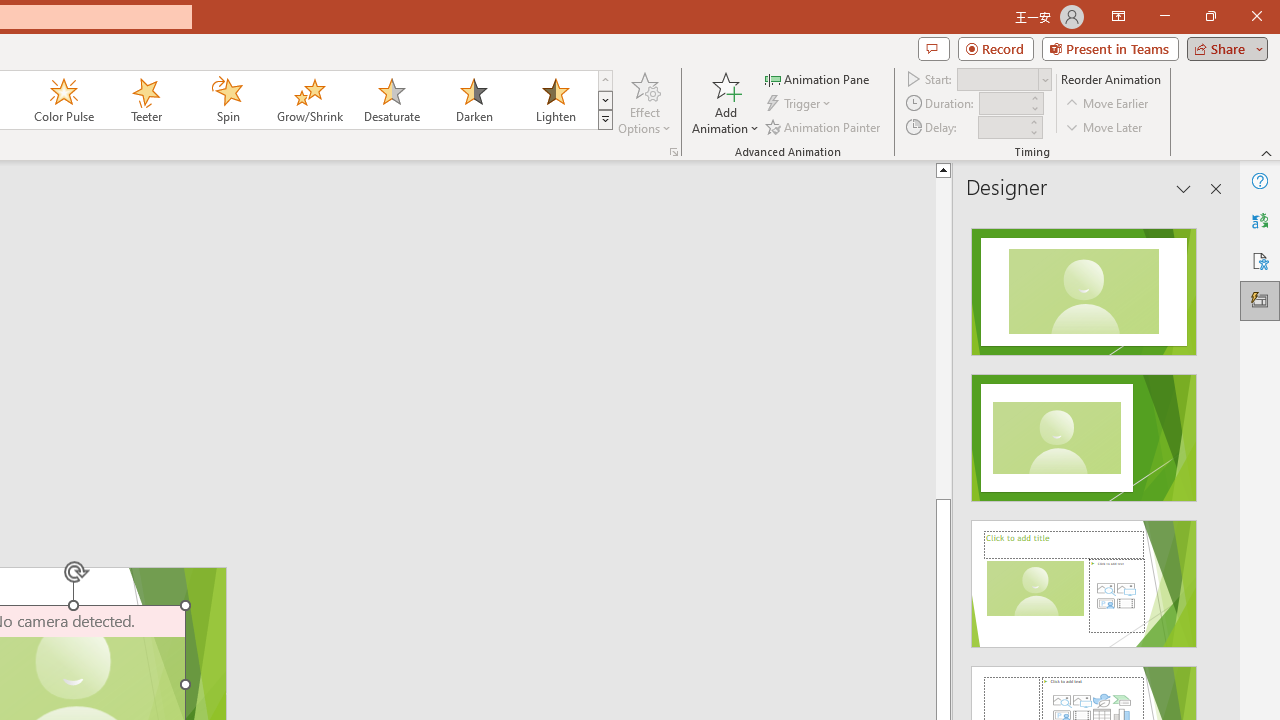 The image size is (1280, 720). What do you see at coordinates (308, 100) in the screenshot?
I see `'Grow/Shrink'` at bounding box center [308, 100].